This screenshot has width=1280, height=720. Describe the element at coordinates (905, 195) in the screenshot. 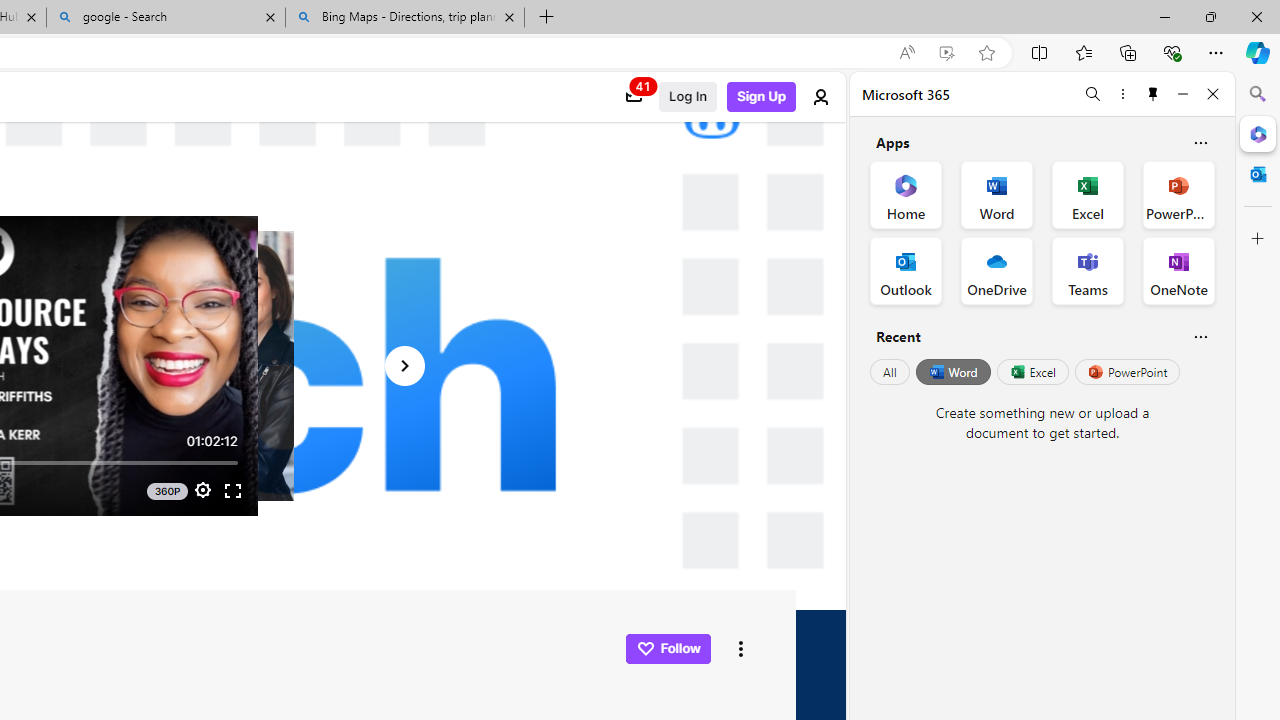

I see `'Home Office App'` at that location.